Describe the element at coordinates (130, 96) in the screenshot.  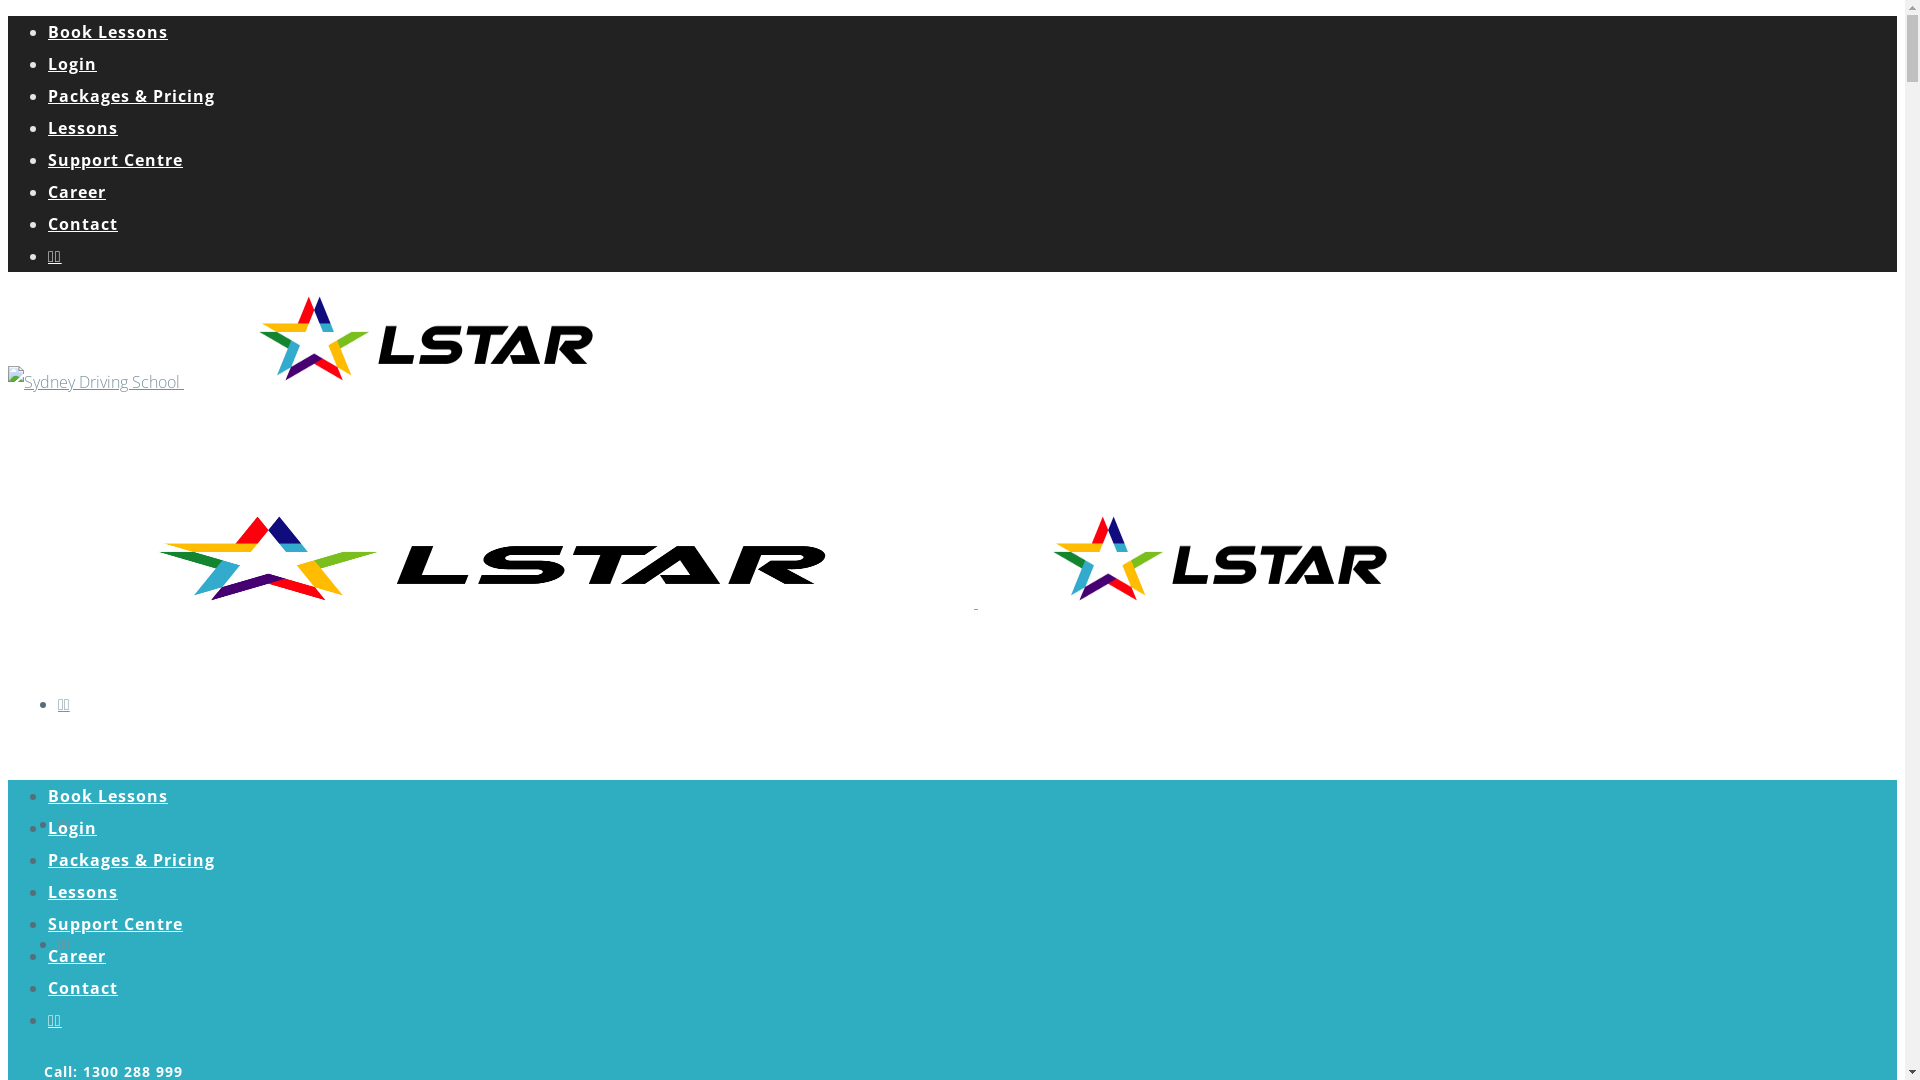
I see `'Packages & Pricing'` at that location.